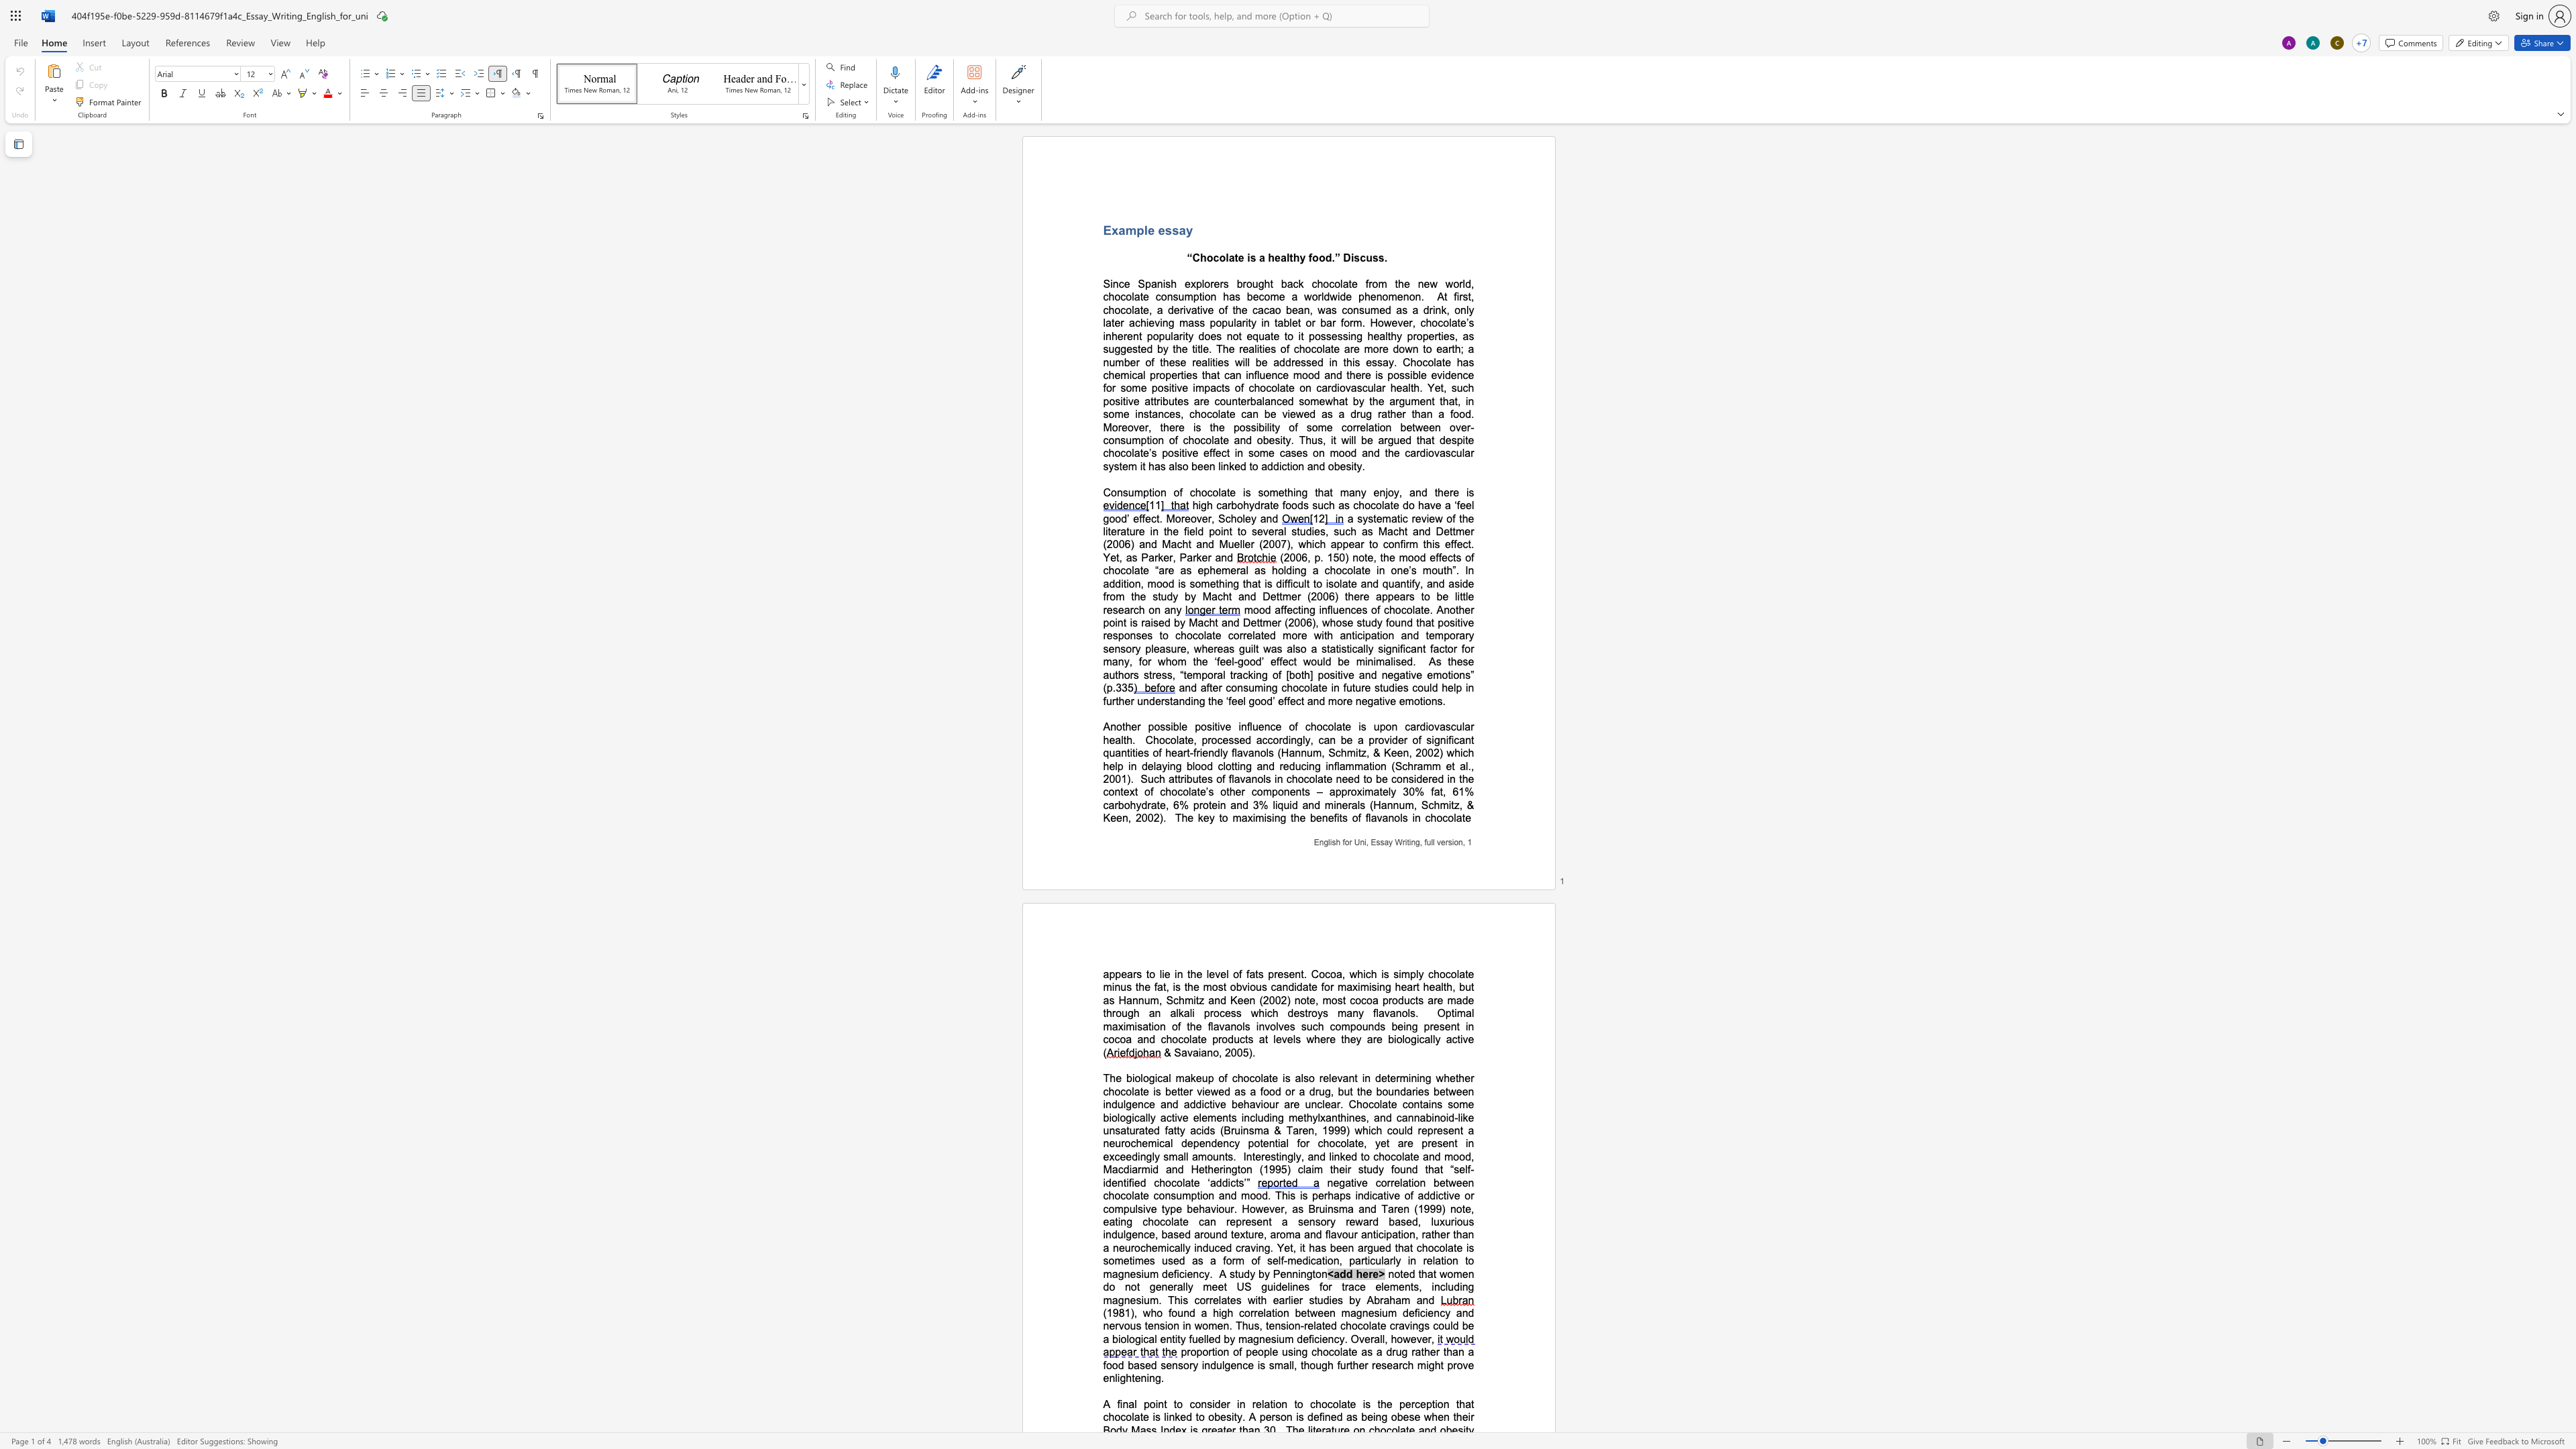  What do you see at coordinates (1362, 1194) in the screenshot?
I see `the space between the continuous character "n" and "d" in the text` at bounding box center [1362, 1194].